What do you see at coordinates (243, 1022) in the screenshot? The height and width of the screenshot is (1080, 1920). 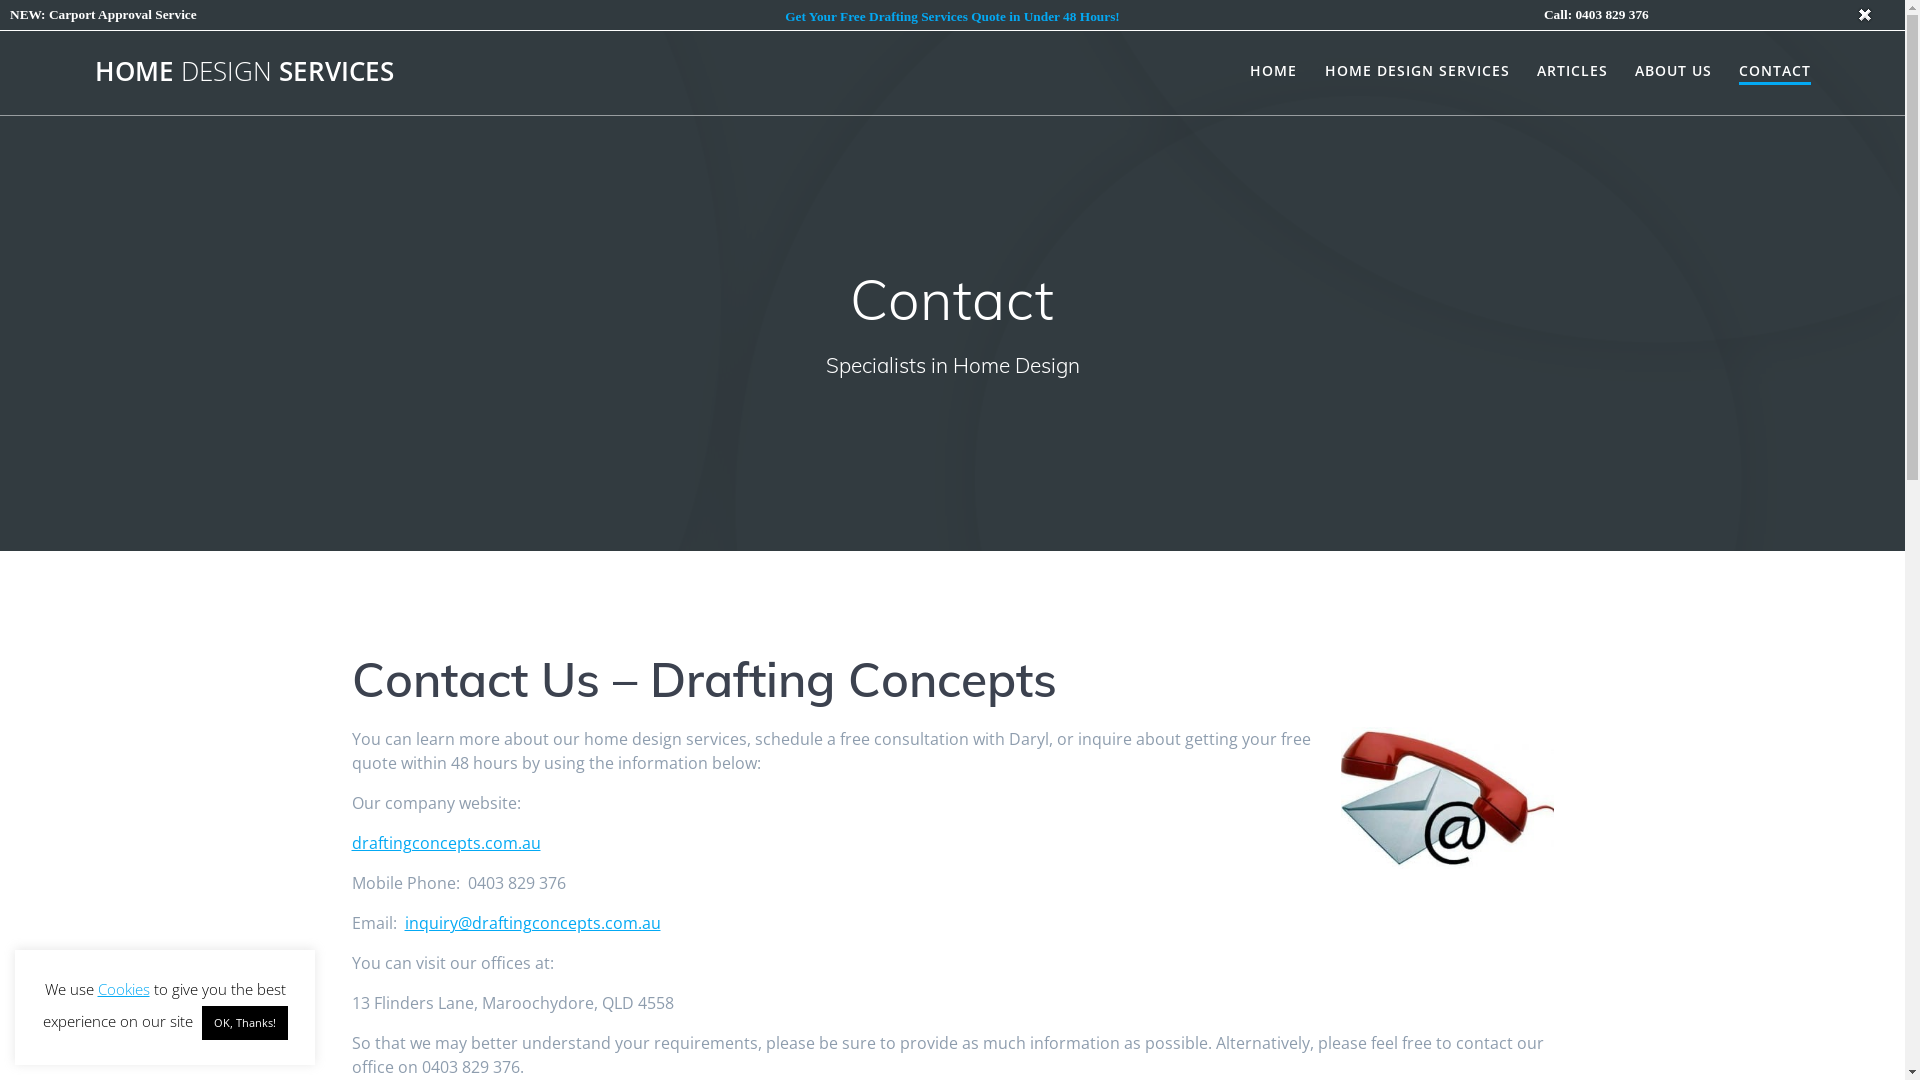 I see `'OK, Thanks!'` at bounding box center [243, 1022].